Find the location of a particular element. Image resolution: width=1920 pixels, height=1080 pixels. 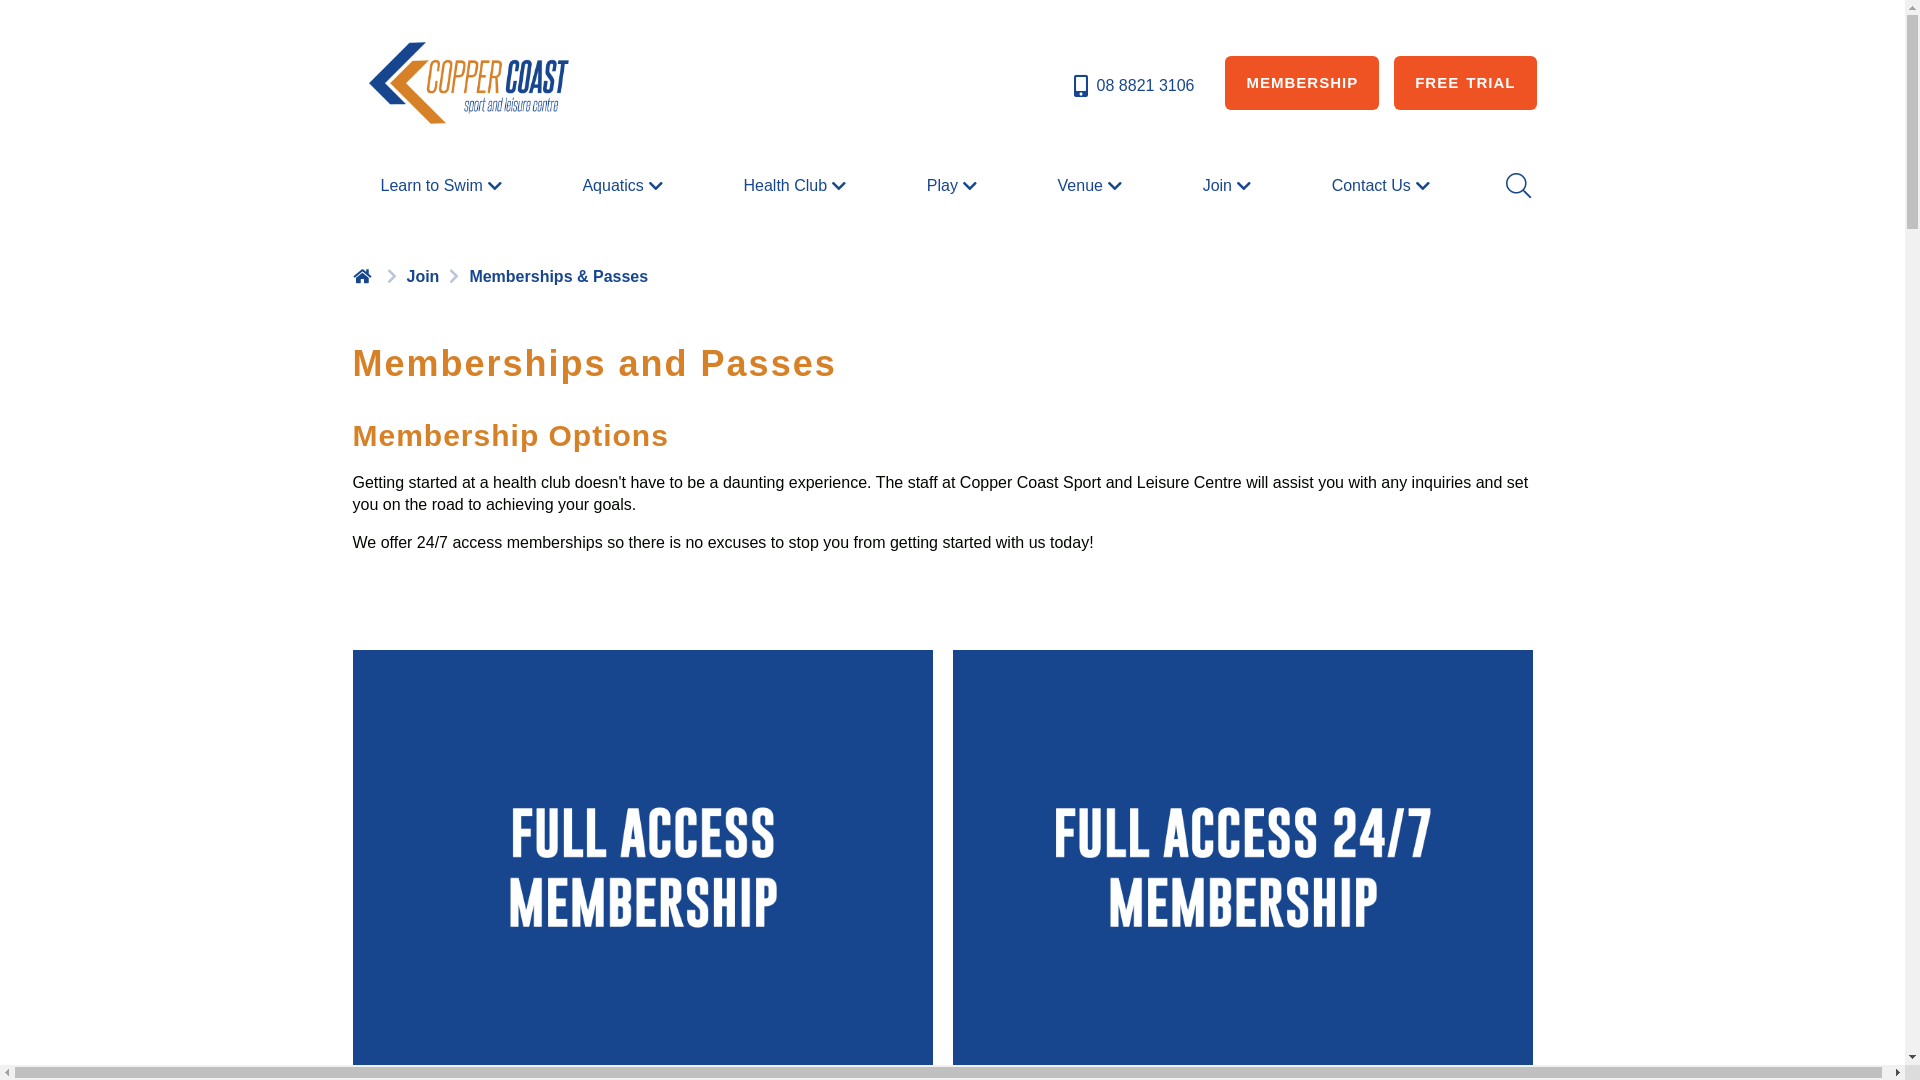

'Venue' is located at coordinates (1091, 185).